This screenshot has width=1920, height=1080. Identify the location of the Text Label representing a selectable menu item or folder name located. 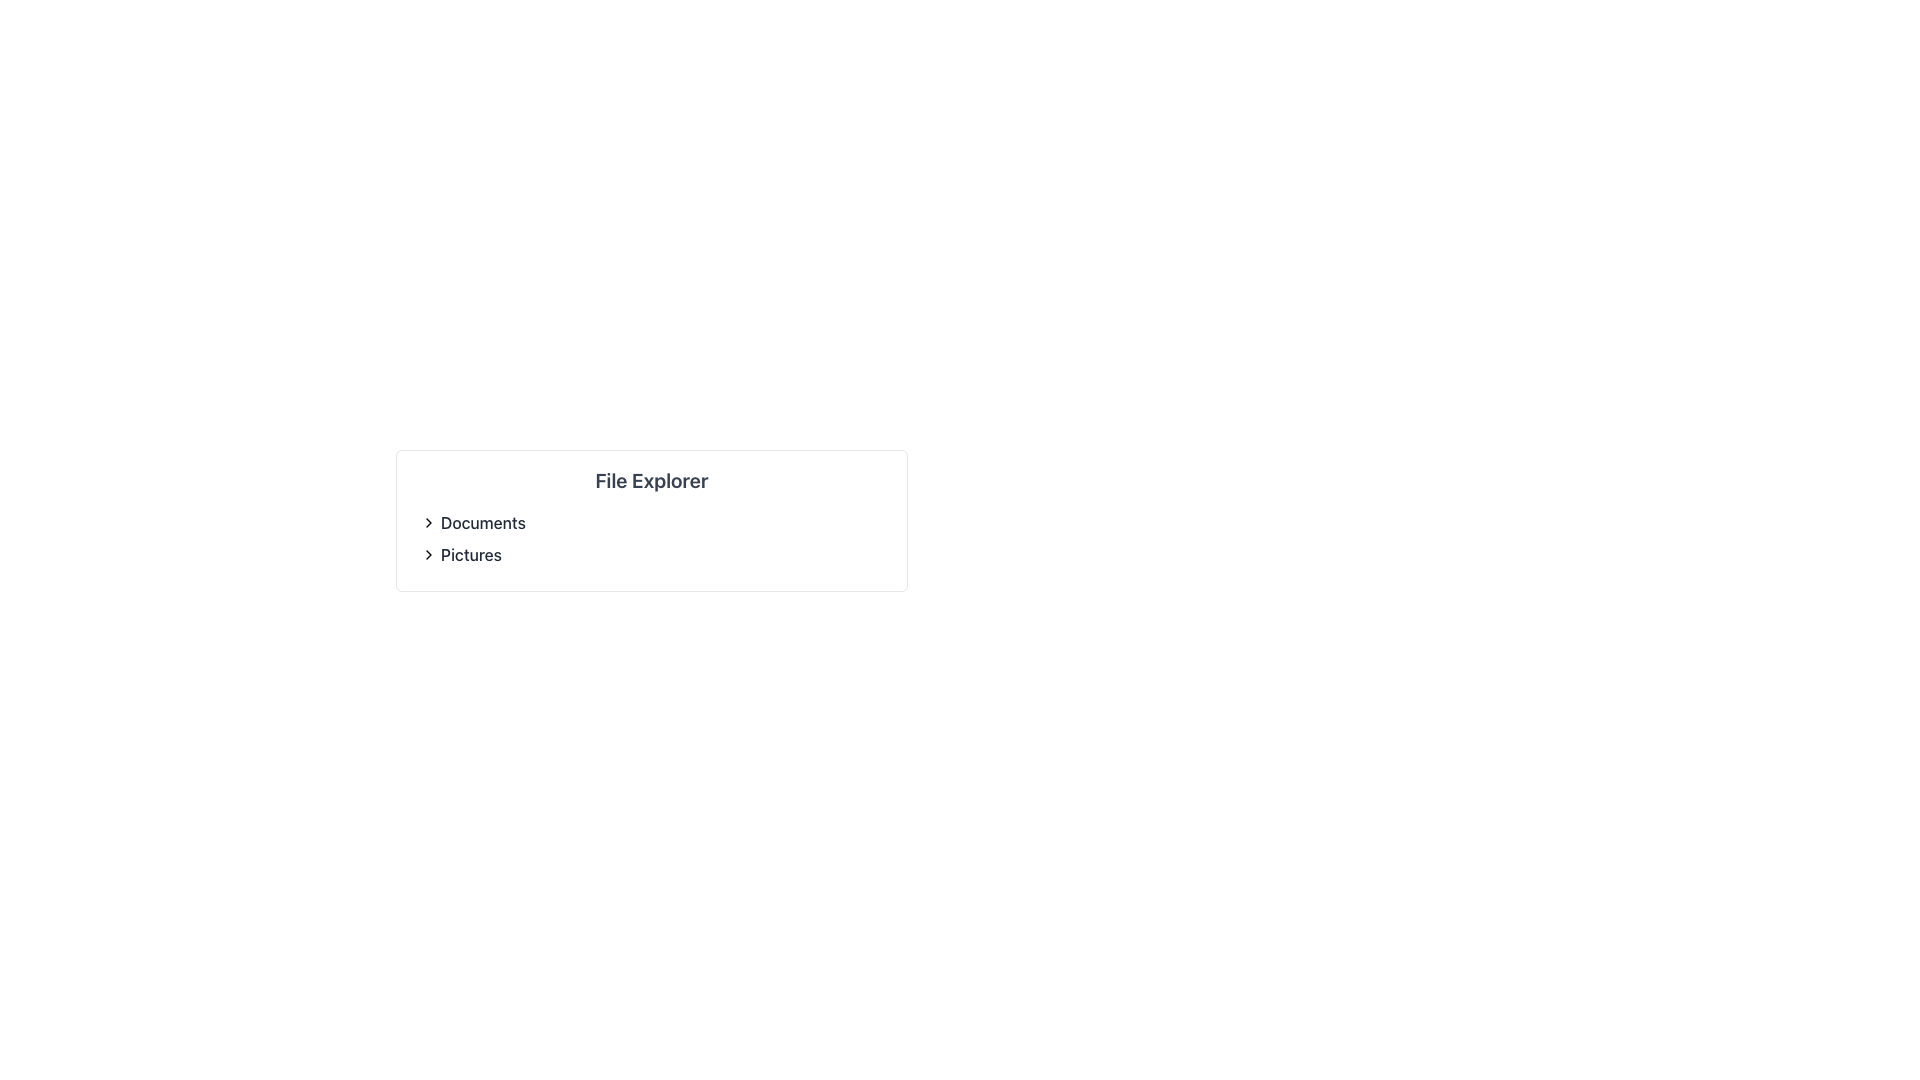
(460, 555).